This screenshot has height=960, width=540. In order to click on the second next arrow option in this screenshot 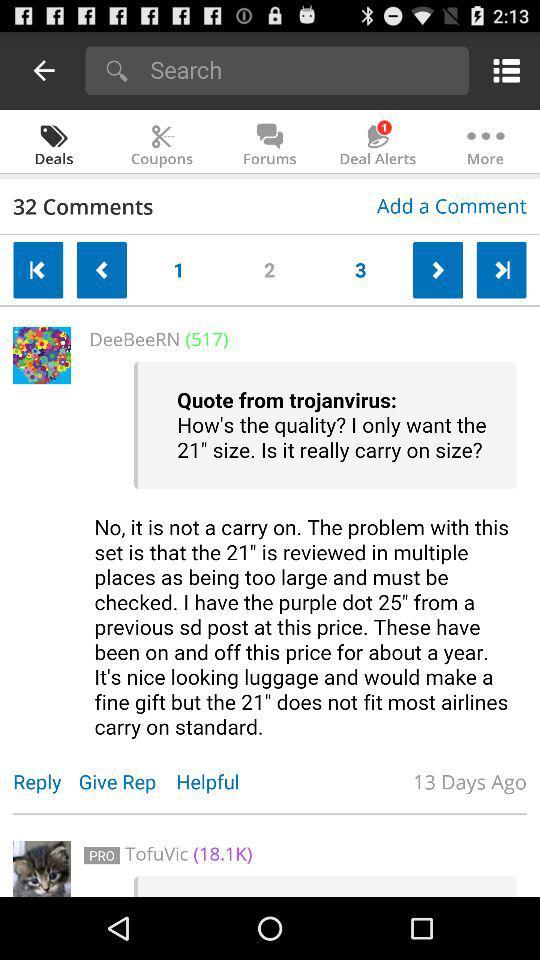, I will do `click(500, 269)`.